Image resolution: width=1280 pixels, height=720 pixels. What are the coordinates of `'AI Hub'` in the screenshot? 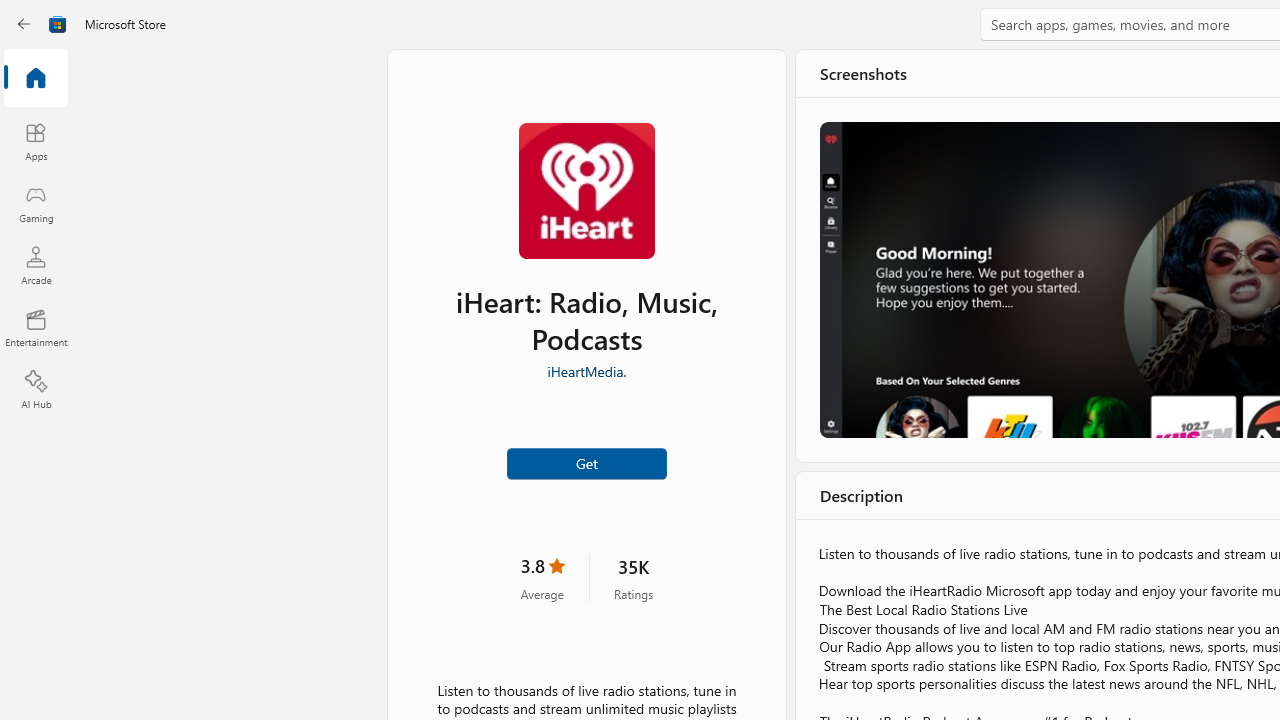 It's located at (35, 390).